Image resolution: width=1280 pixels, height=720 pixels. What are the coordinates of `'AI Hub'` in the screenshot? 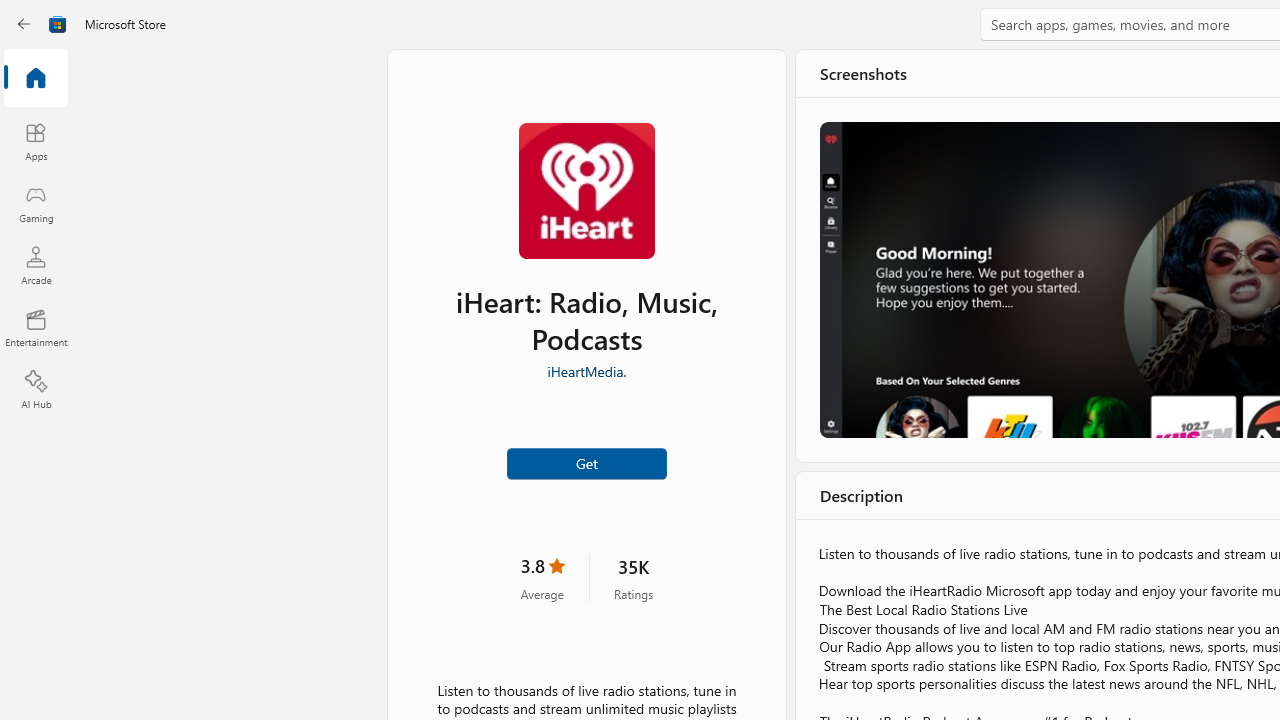 It's located at (35, 390).